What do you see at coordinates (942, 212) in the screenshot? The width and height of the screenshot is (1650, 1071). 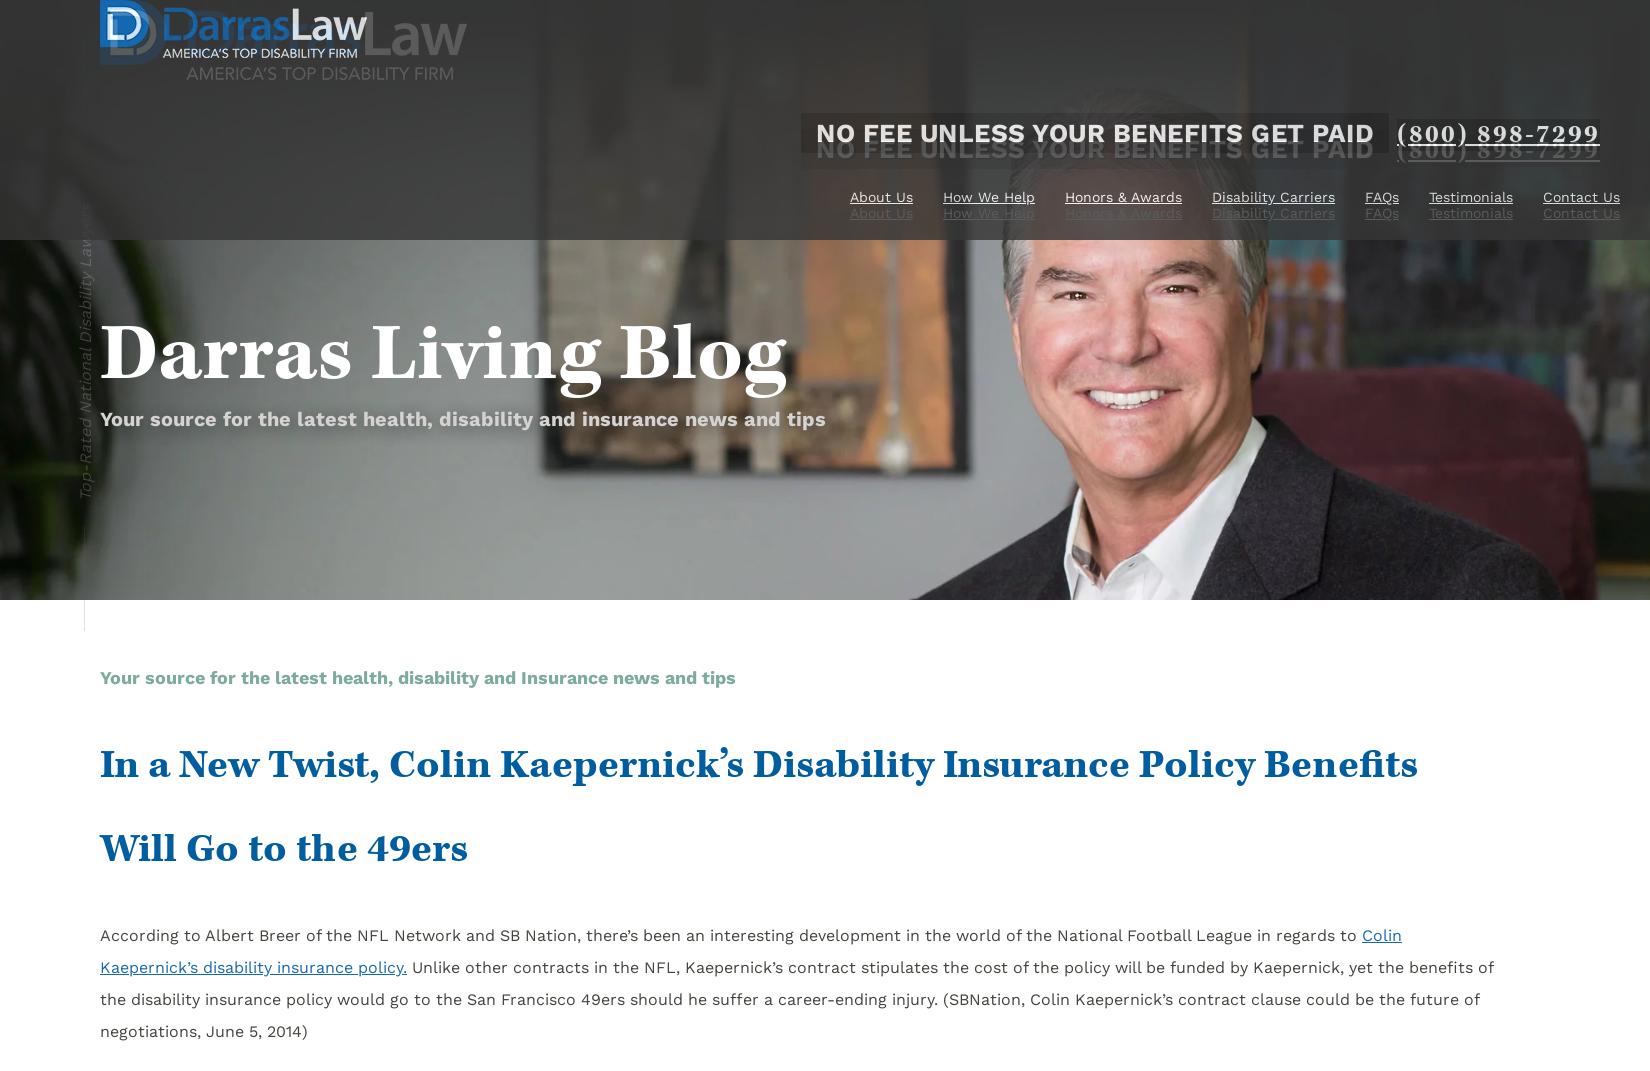 I see `'How We Help'` at bounding box center [942, 212].